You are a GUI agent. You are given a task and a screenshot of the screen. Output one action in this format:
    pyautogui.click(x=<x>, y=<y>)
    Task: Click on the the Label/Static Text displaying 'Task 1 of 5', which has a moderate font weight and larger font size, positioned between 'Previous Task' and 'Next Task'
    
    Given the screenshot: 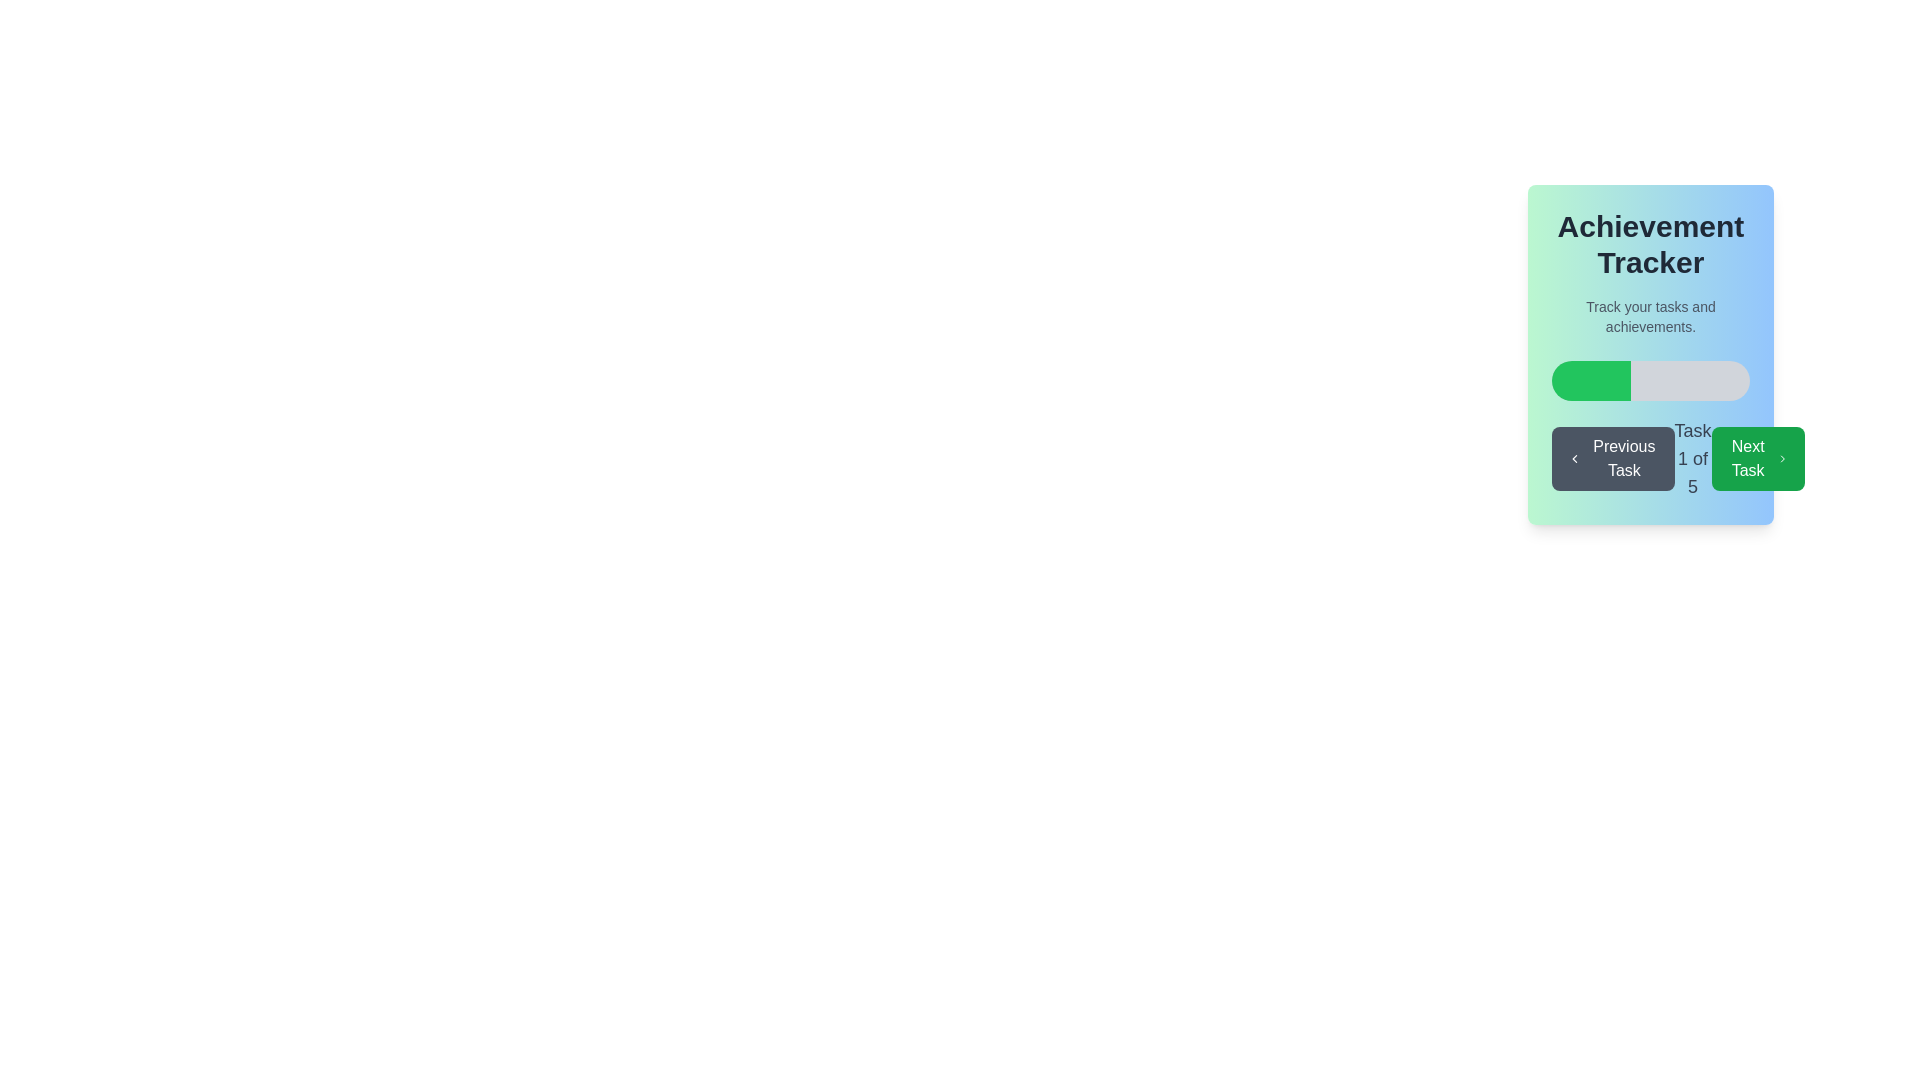 What is the action you would take?
    pyautogui.click(x=1692, y=459)
    